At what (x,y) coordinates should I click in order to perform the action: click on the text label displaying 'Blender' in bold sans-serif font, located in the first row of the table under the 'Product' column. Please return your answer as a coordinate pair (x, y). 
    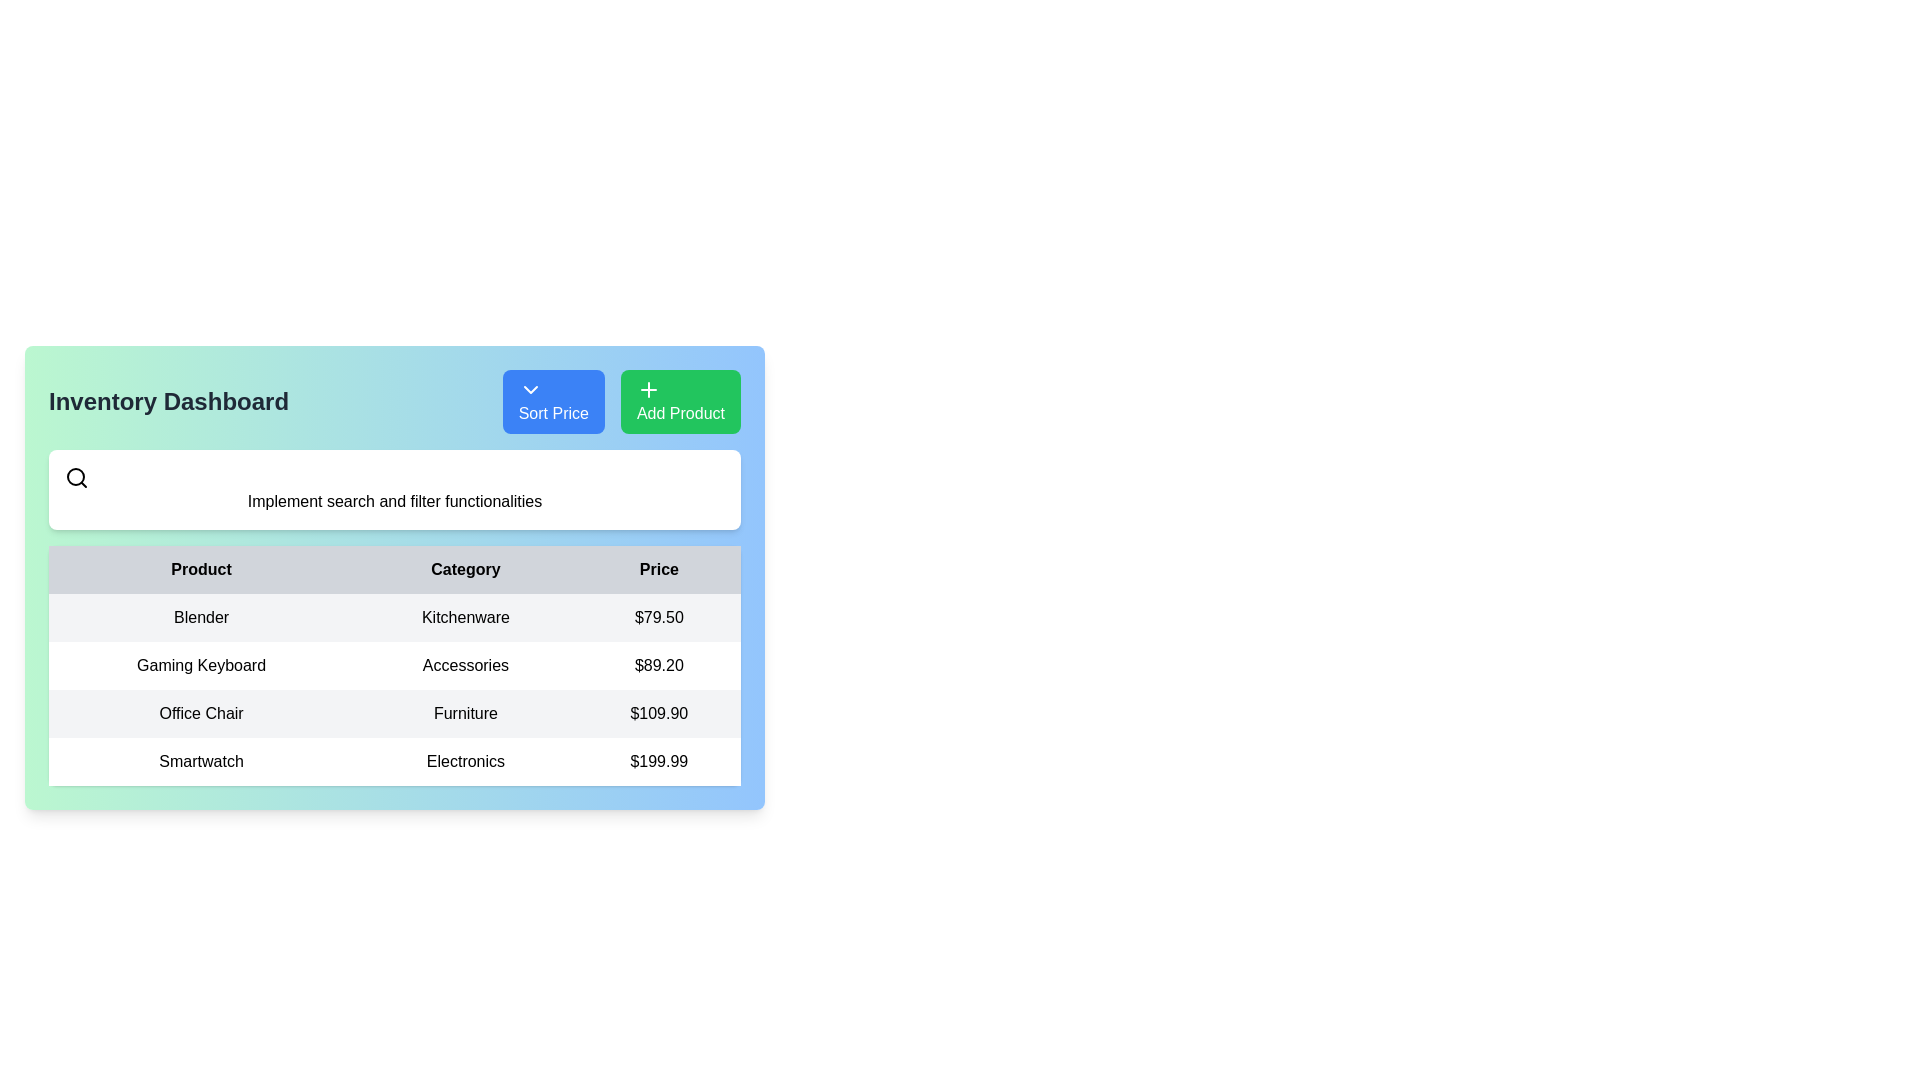
    Looking at the image, I should click on (201, 616).